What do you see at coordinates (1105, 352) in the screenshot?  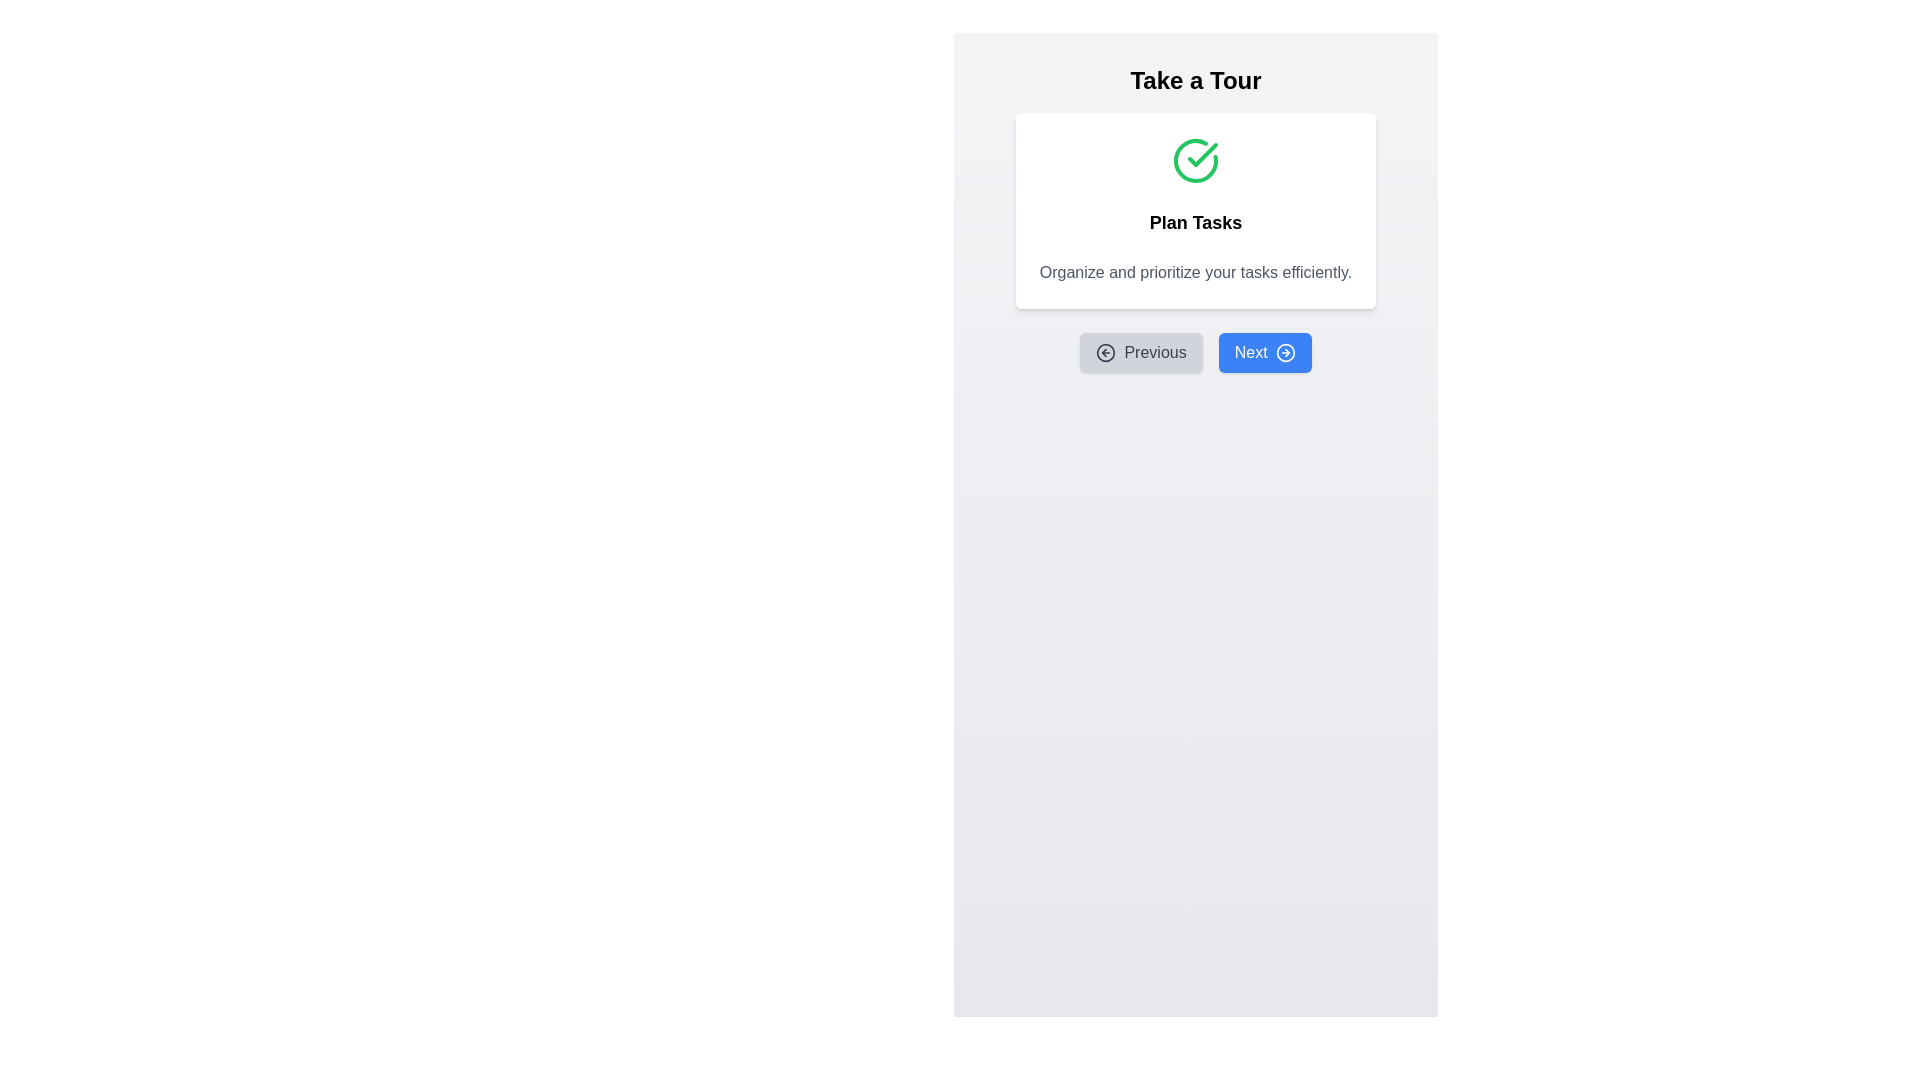 I see `the left-aligned circular icon with a left-pointing arrow inside it, which is part of the 'Previous' button located below the 'Plan Tasks' title and description` at bounding box center [1105, 352].